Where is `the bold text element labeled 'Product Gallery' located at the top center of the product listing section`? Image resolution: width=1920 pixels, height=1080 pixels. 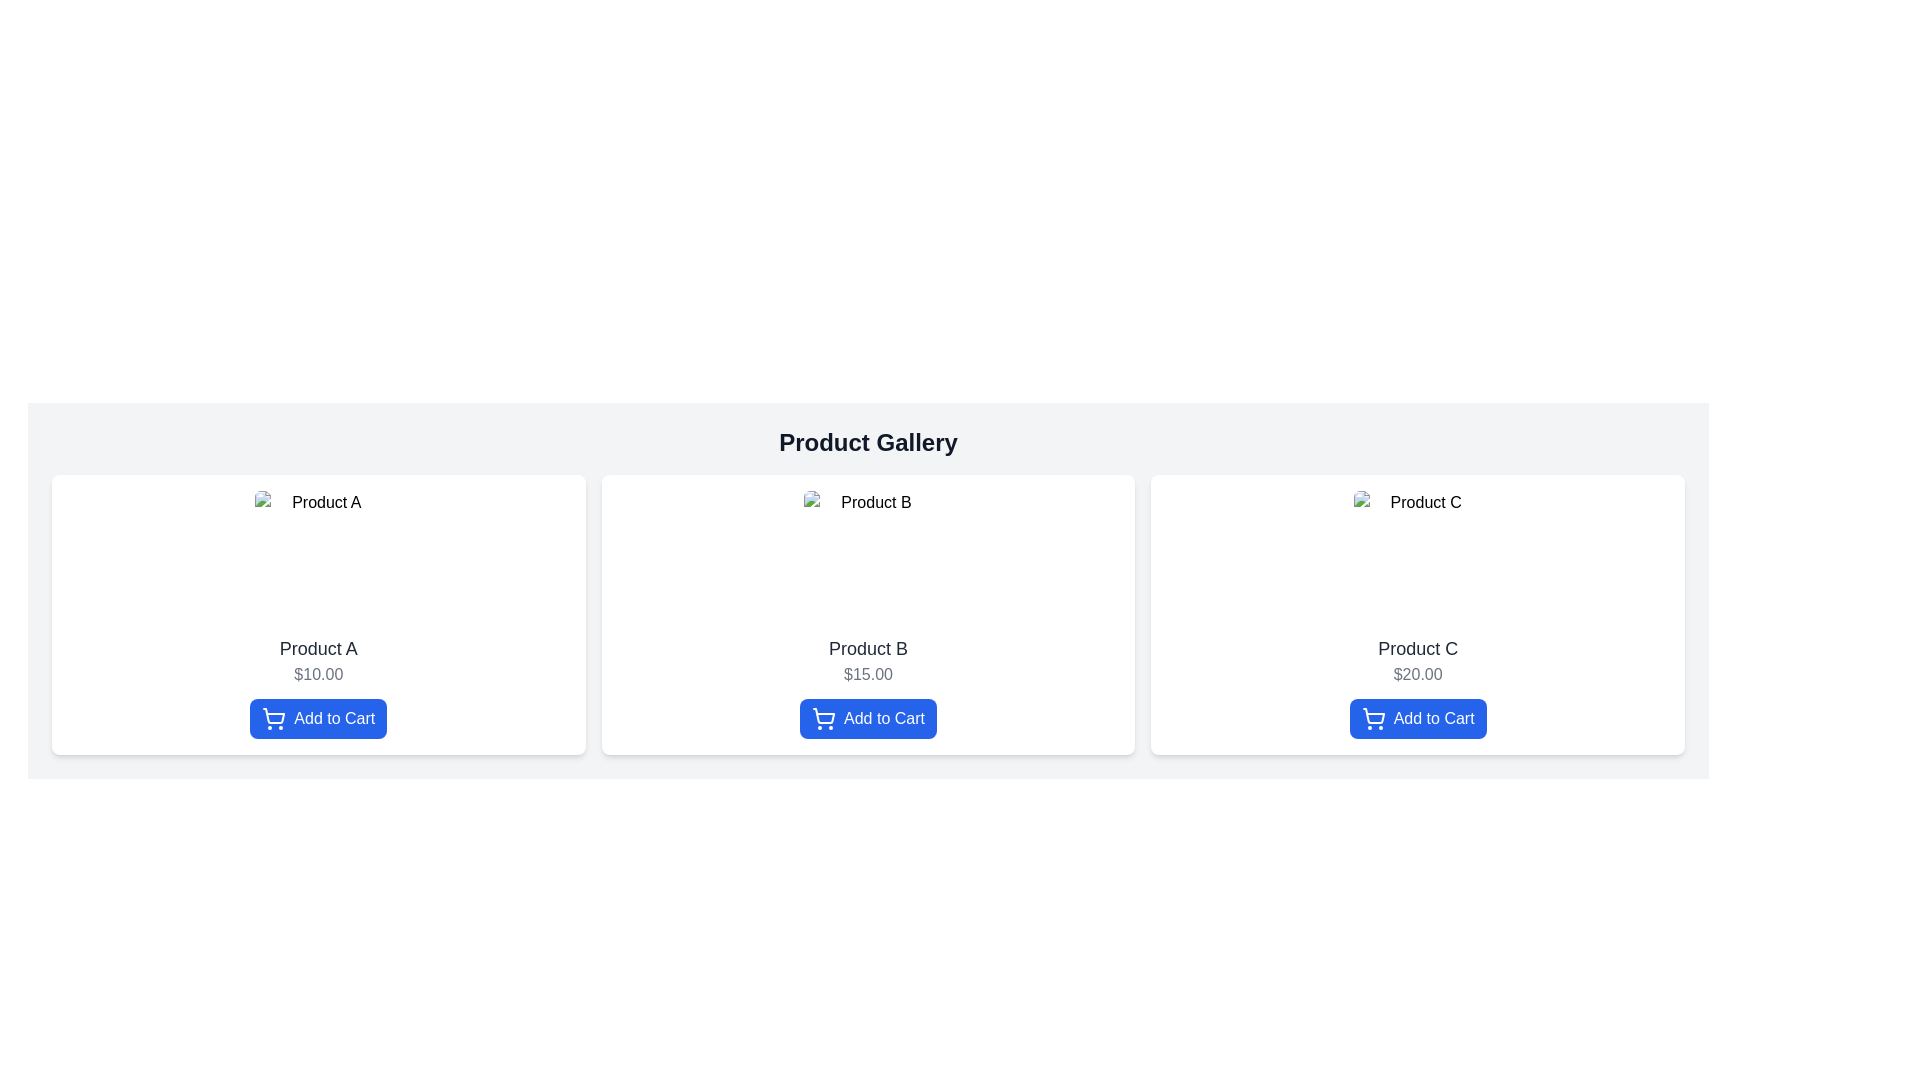
the bold text element labeled 'Product Gallery' located at the top center of the product listing section is located at coordinates (868, 442).